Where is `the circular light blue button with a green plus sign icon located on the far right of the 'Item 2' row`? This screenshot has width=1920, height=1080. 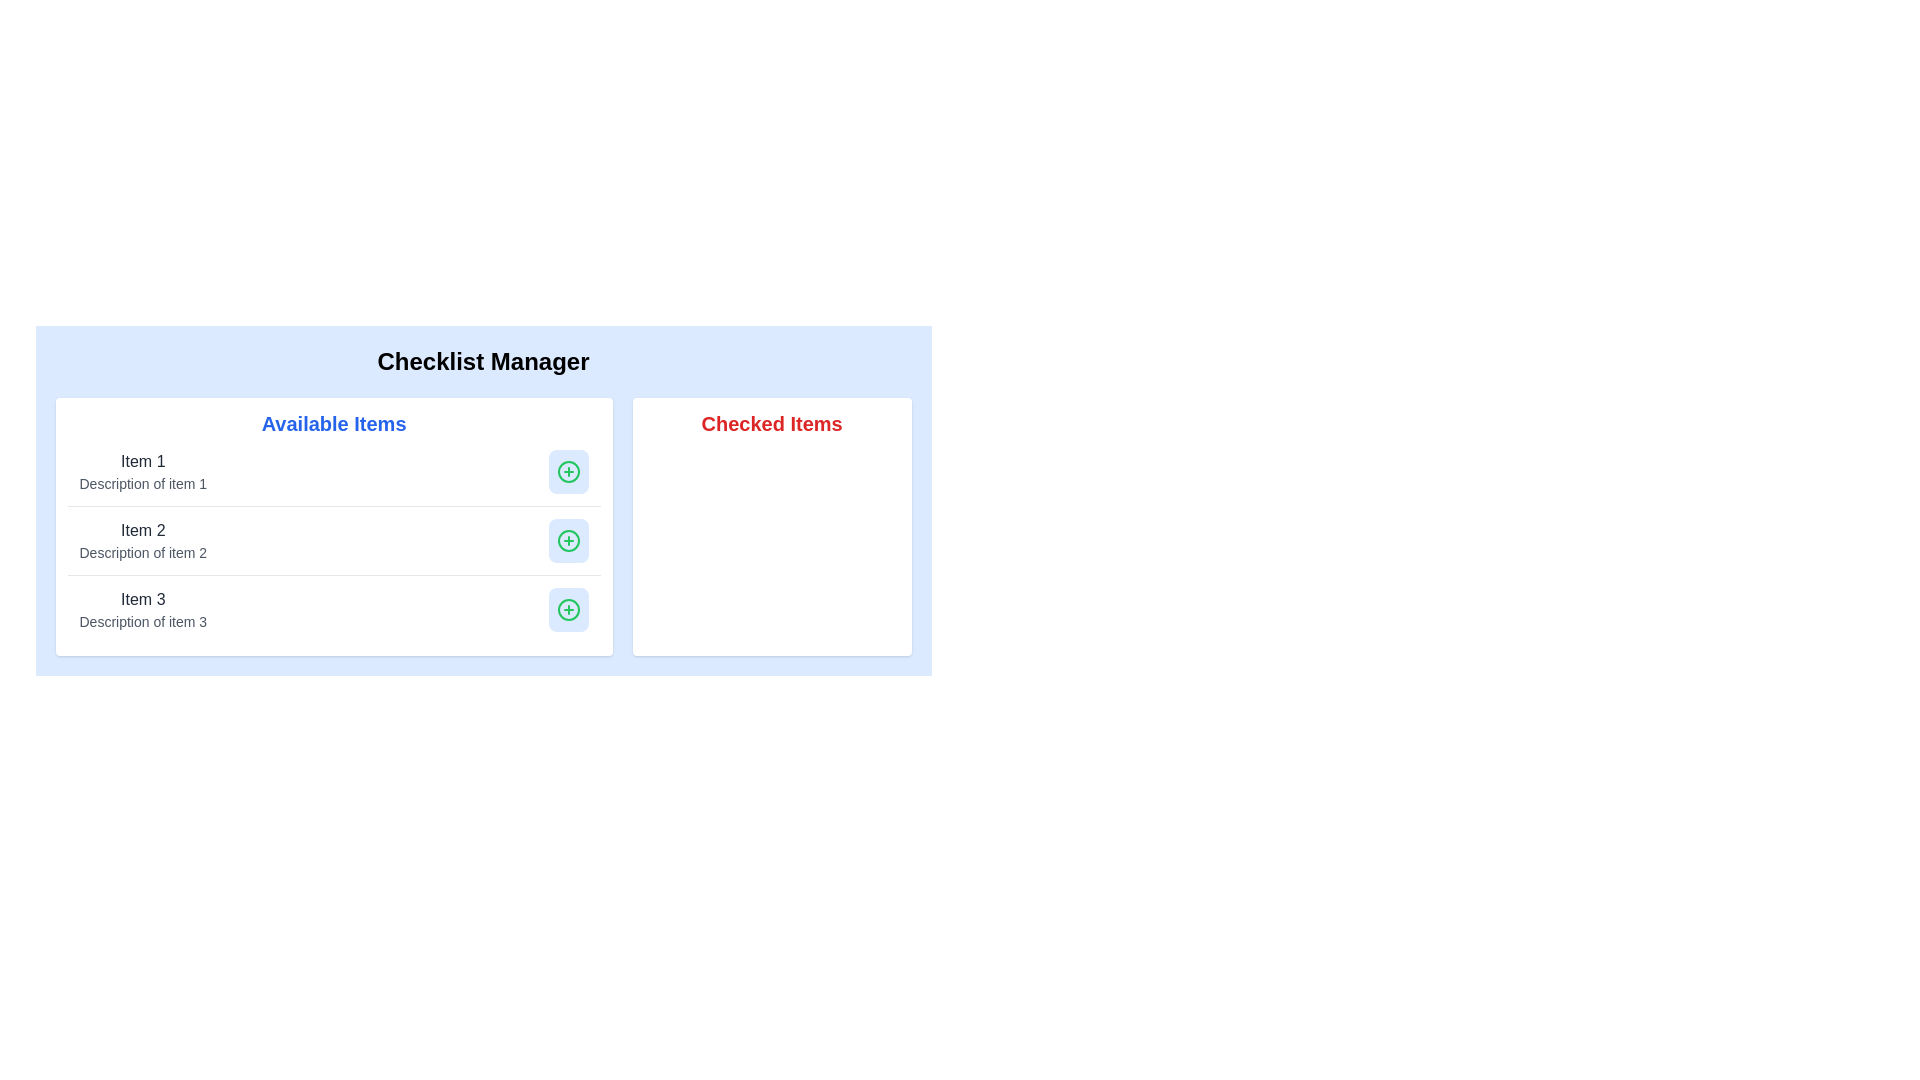
the circular light blue button with a green plus sign icon located on the far right of the 'Item 2' row is located at coordinates (567, 540).